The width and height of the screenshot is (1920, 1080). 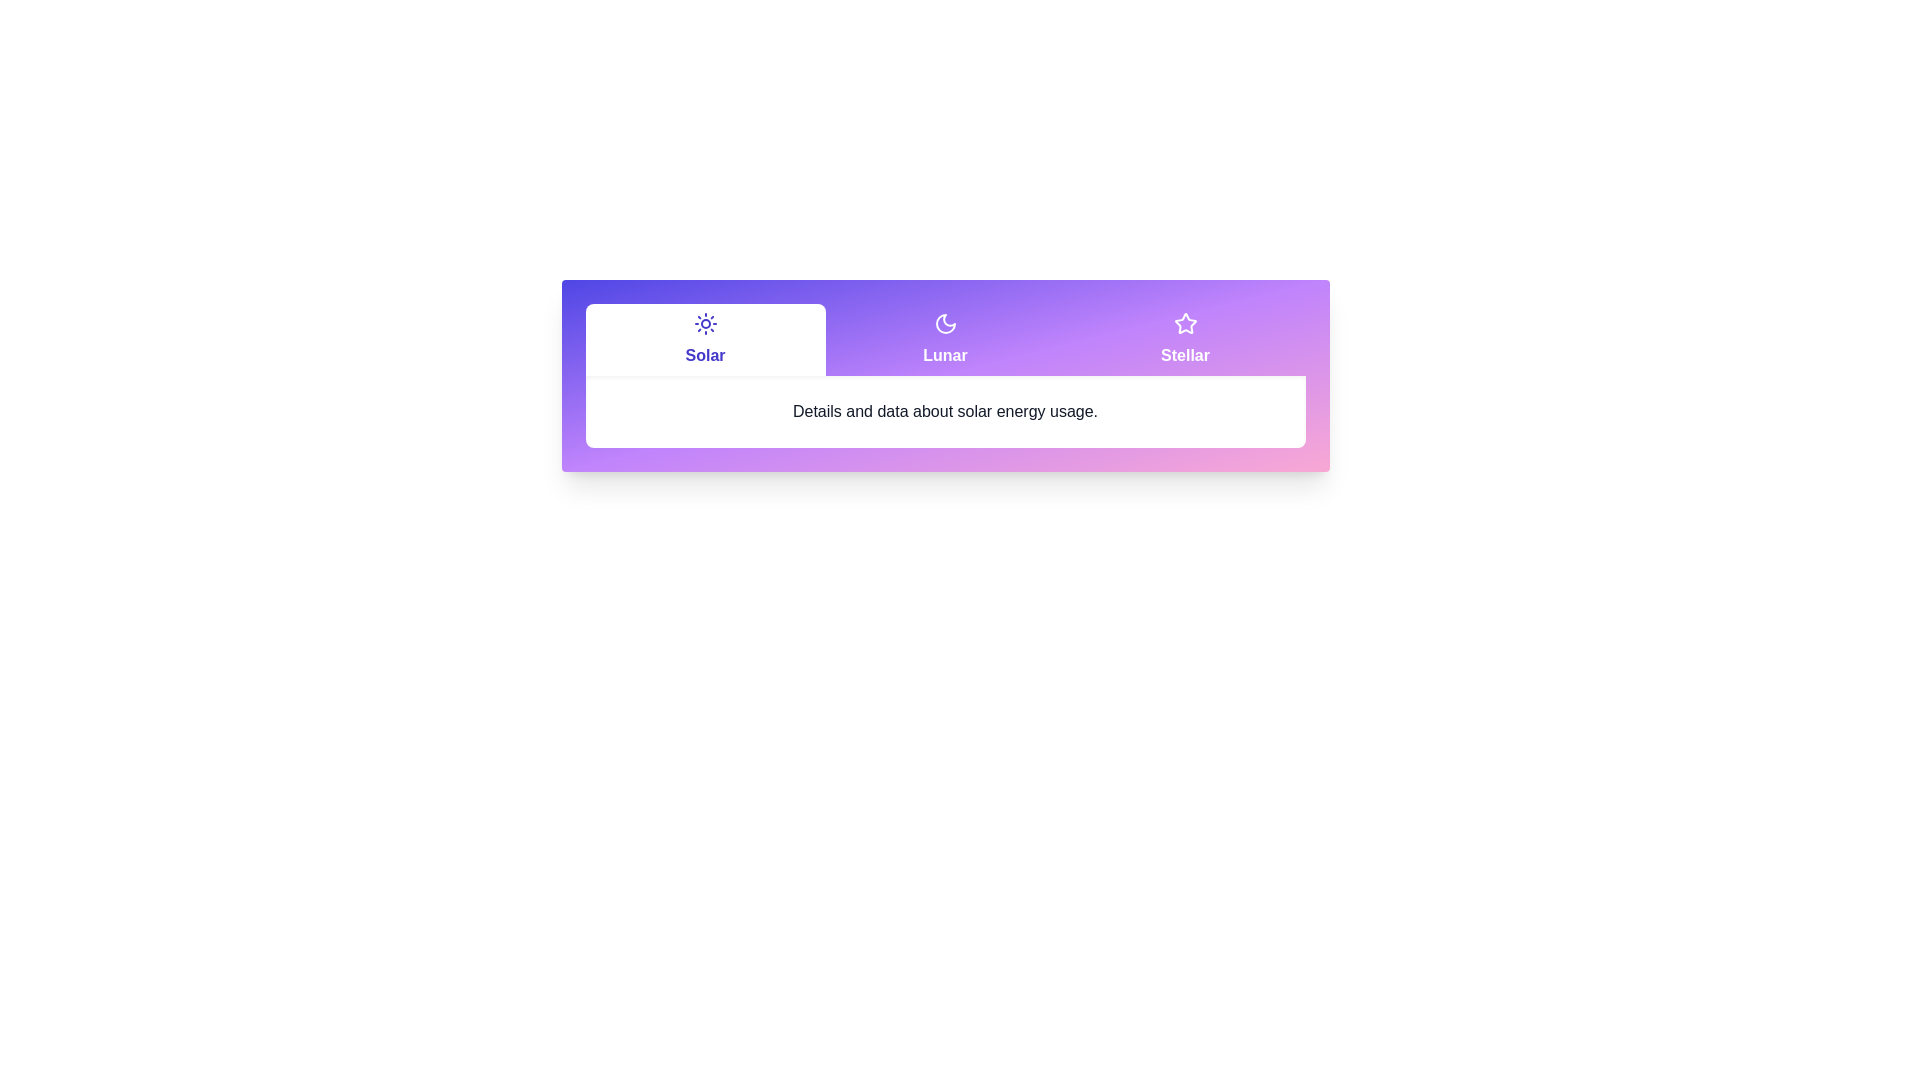 I want to click on the Solar tab by clicking its header, so click(x=705, y=338).